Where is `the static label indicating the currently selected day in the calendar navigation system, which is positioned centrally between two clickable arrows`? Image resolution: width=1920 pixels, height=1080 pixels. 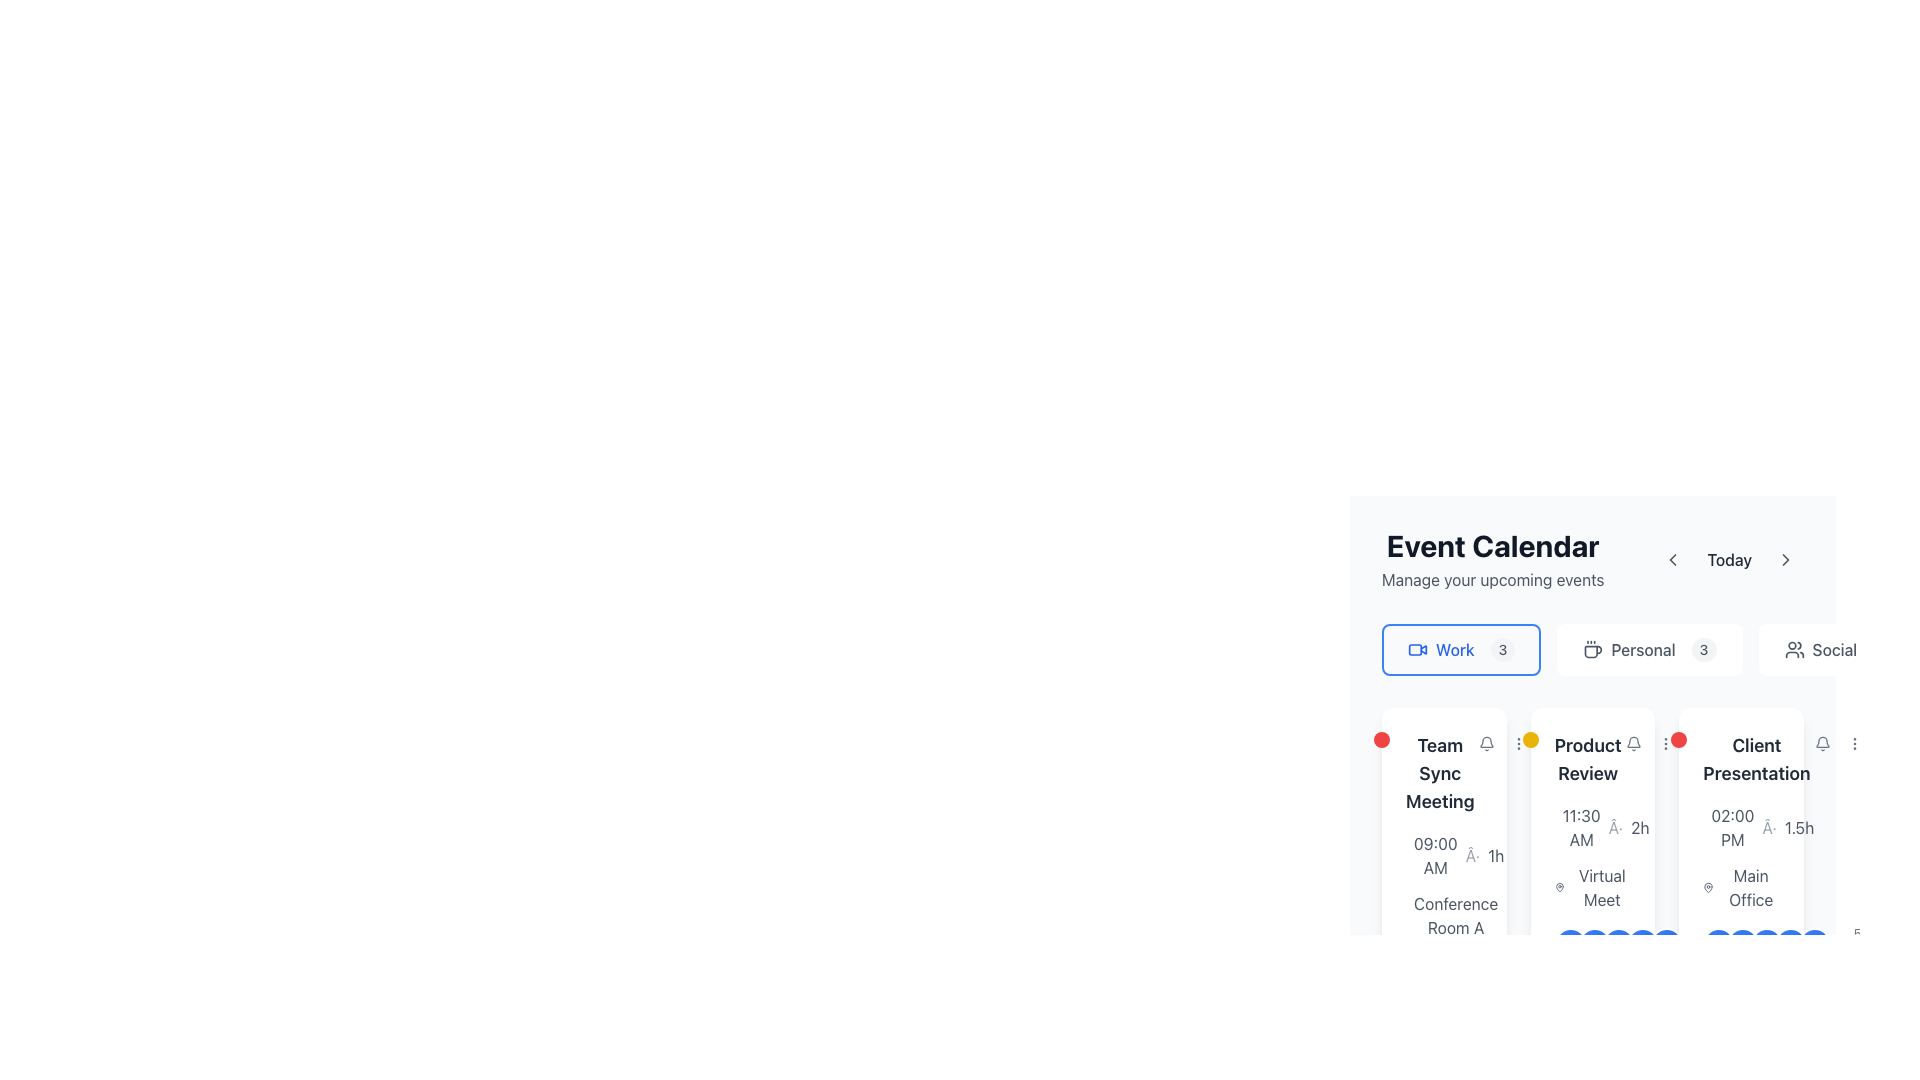
the static label indicating the currently selected day in the calendar navigation system, which is positioned centrally between two clickable arrows is located at coordinates (1728, 559).